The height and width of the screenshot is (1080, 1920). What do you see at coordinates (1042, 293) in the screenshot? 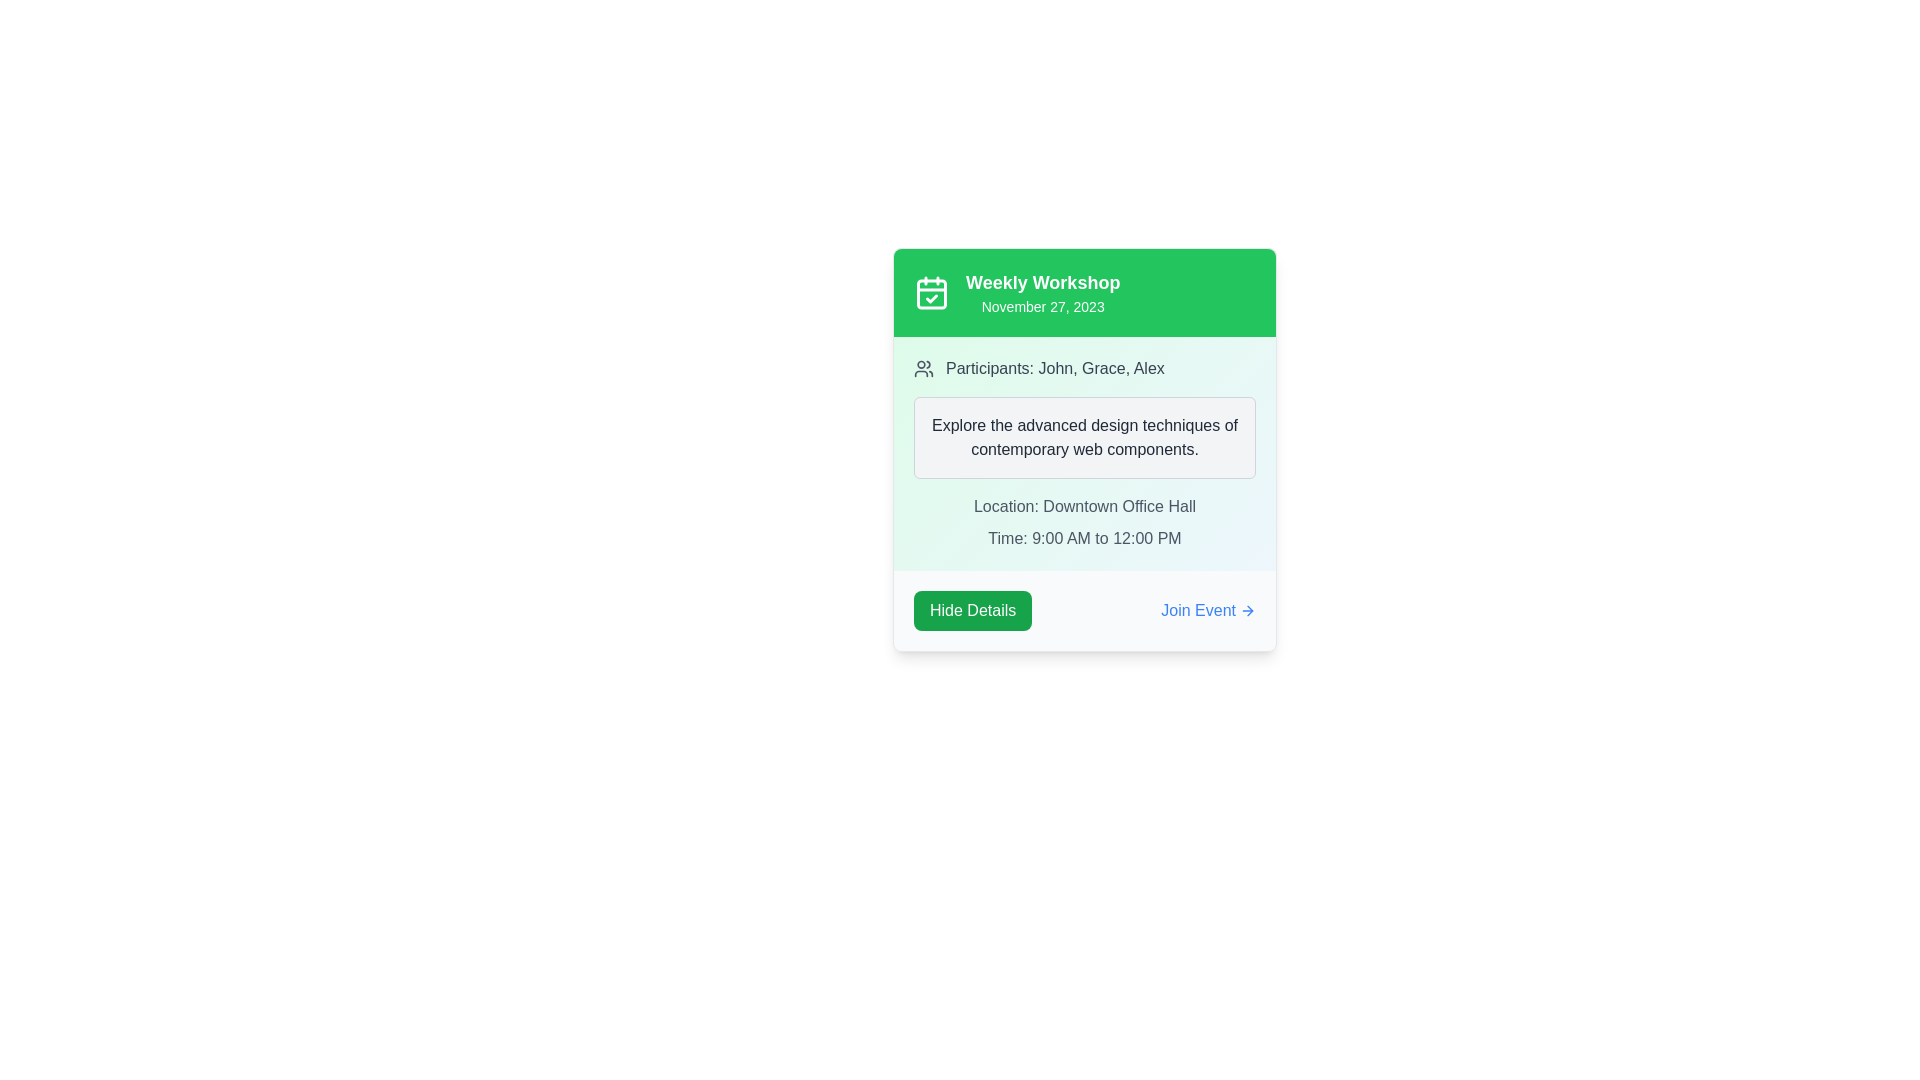
I see `text from the header label indicating the name and date of the event or workshop, which is located in the green header section of the card-like layout, positioned to the right of a calendar icon` at bounding box center [1042, 293].